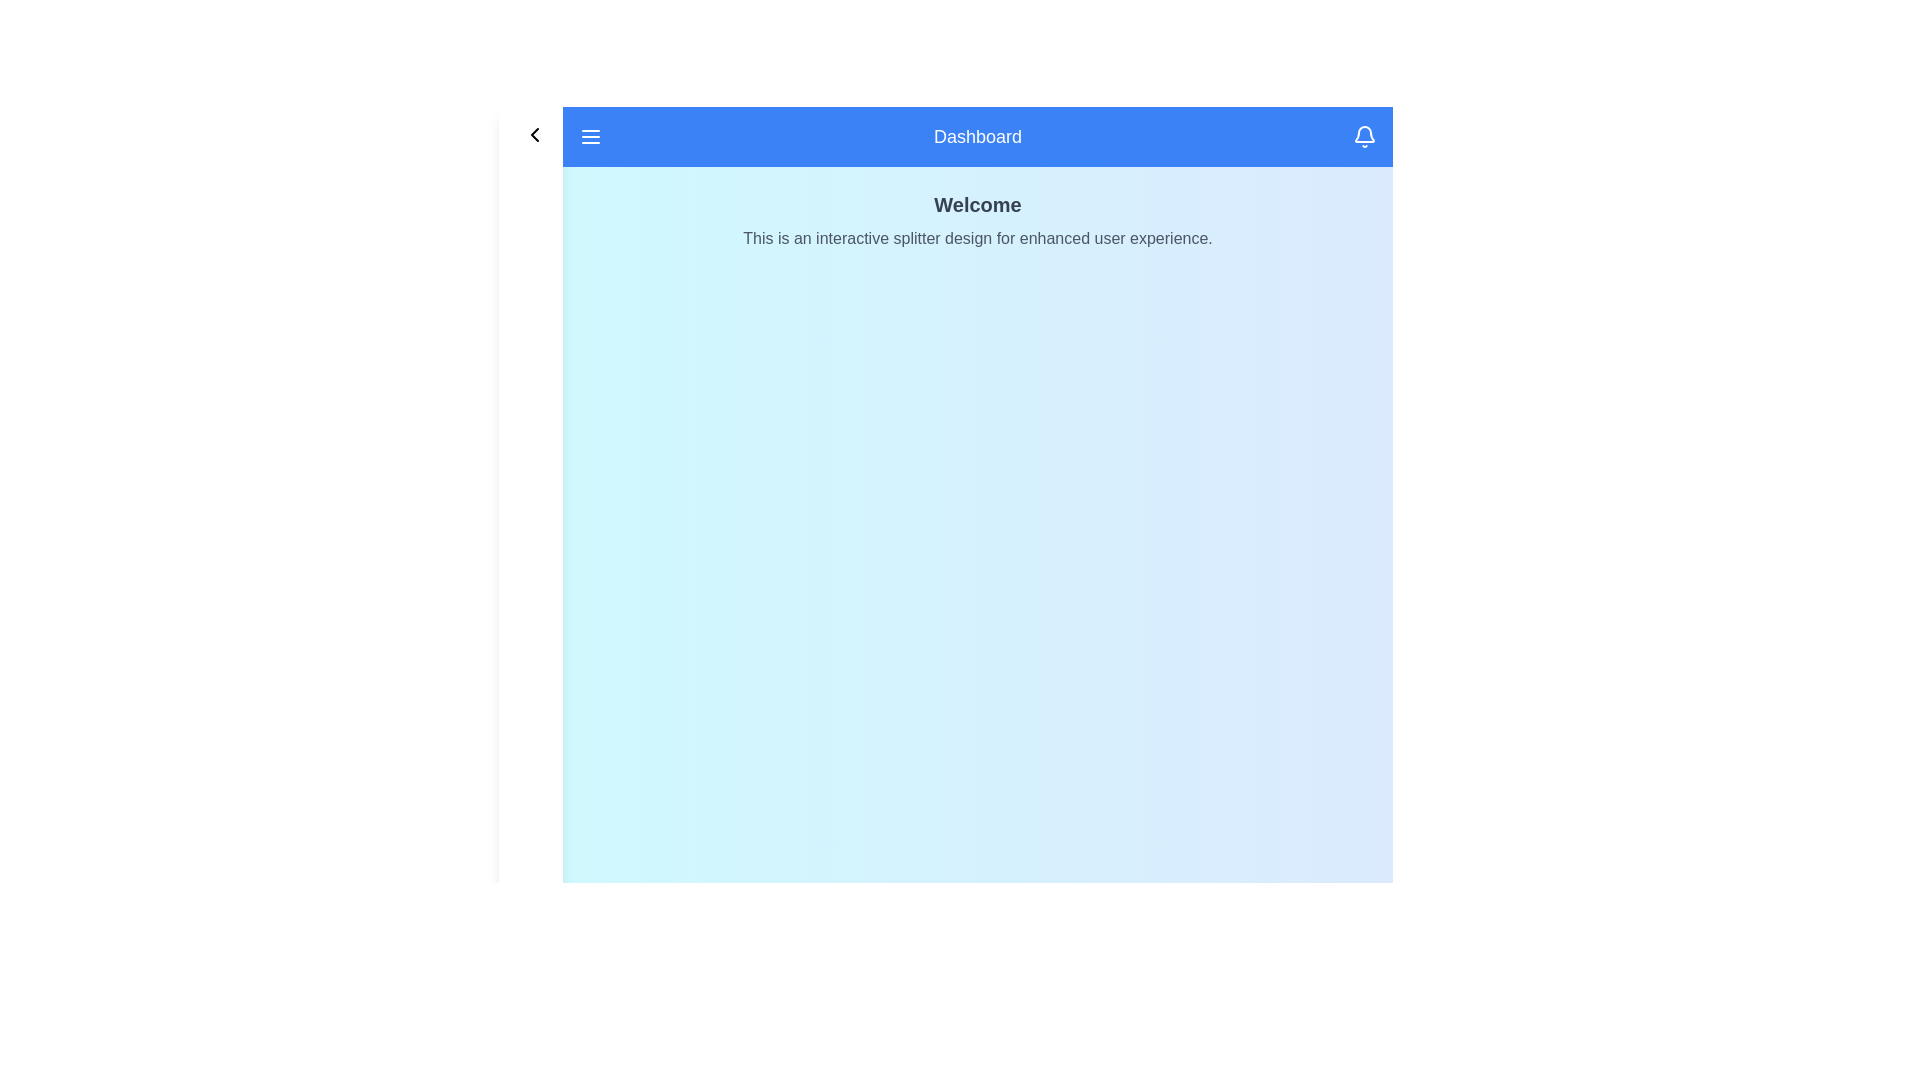 Image resolution: width=1920 pixels, height=1080 pixels. I want to click on the bell icon located in the top-right corner of the blue navigation bar, so click(1363, 136).